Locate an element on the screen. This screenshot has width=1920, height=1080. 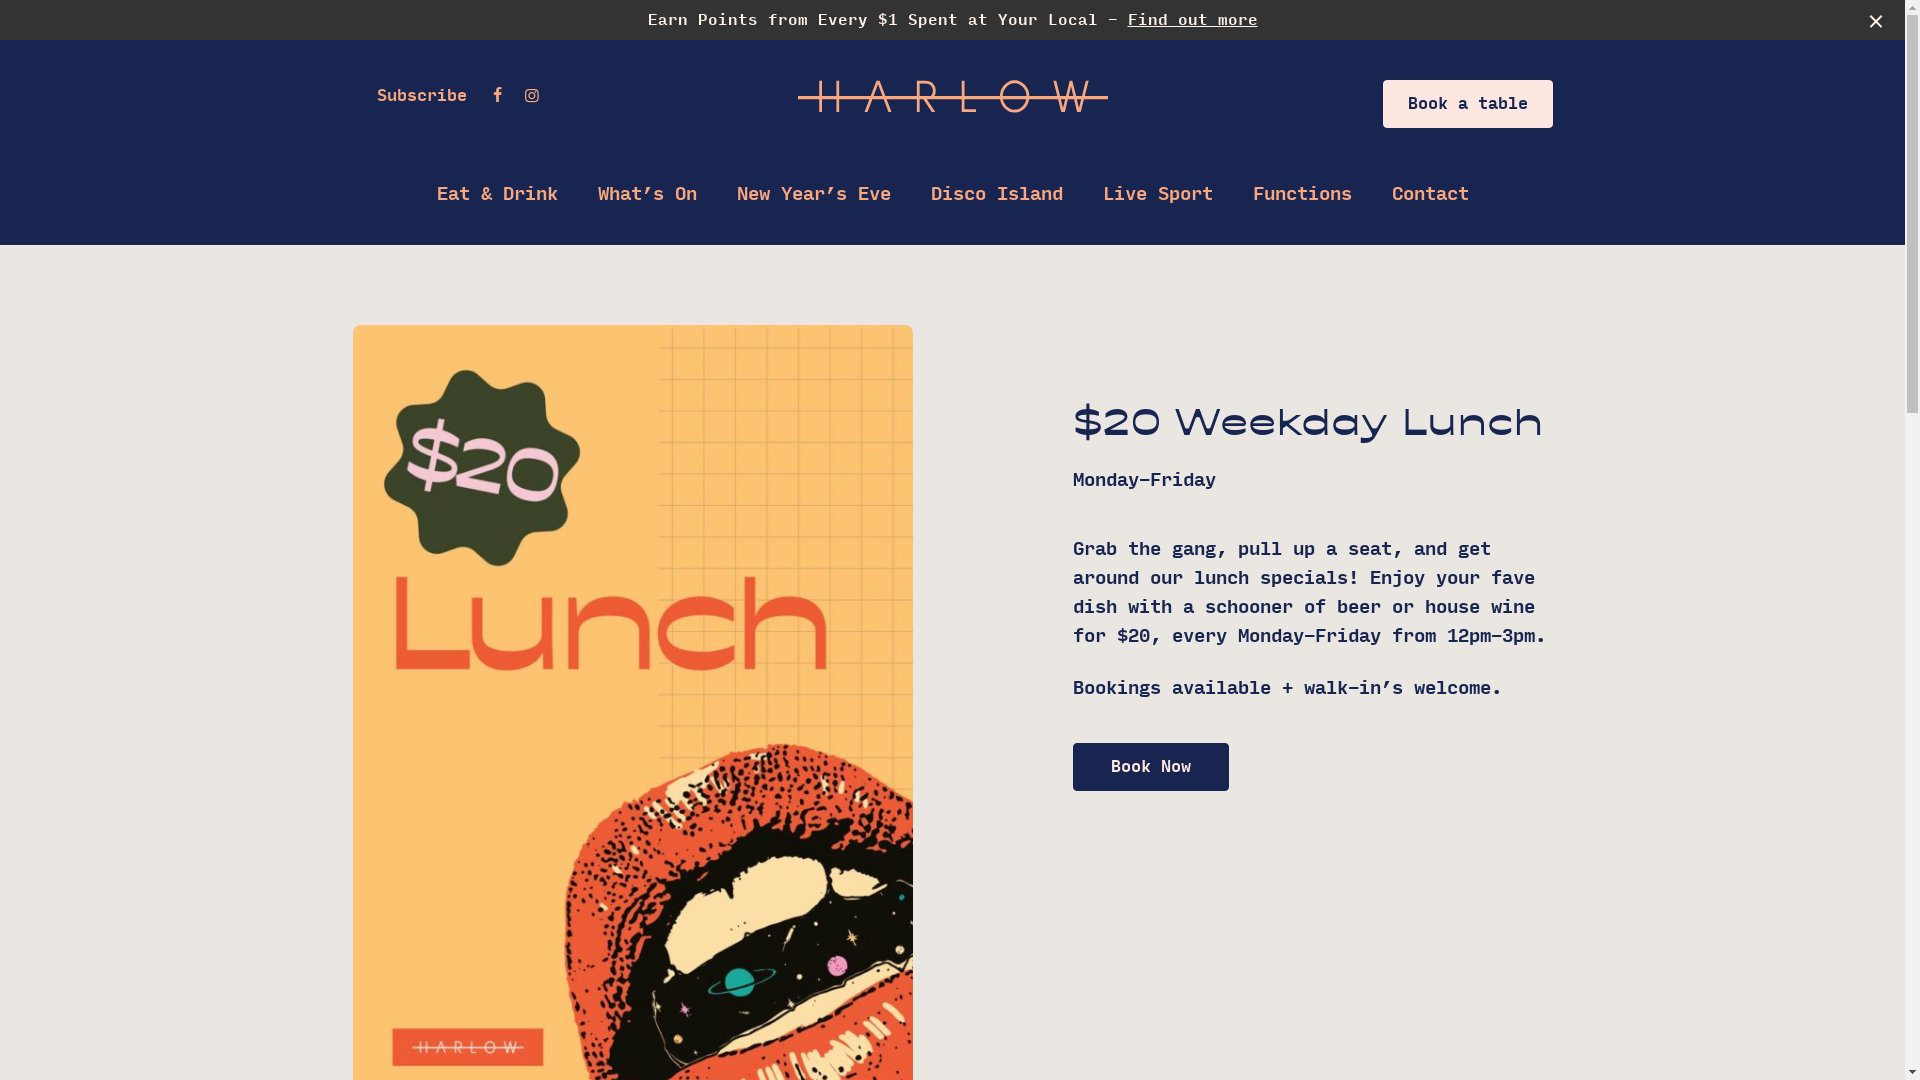
'Subscribe' is located at coordinates (420, 95).